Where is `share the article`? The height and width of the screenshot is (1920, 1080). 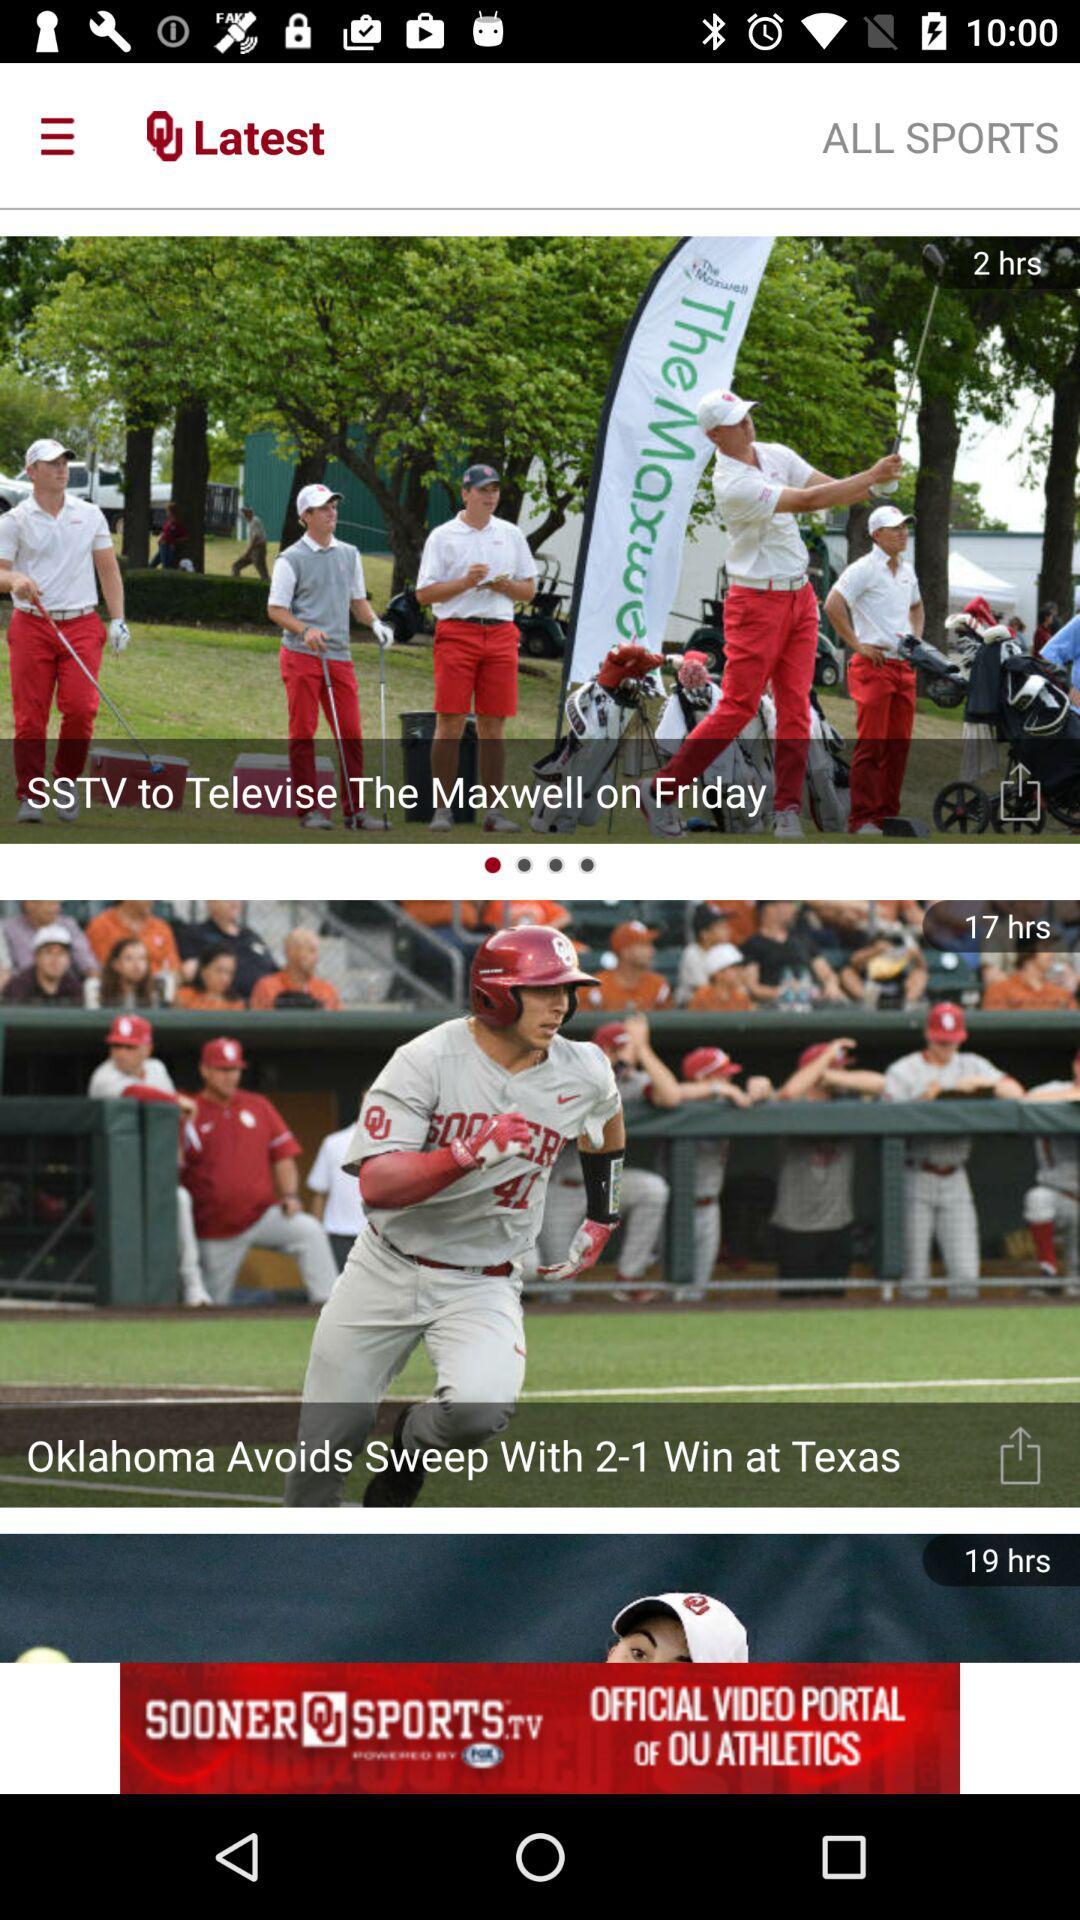 share the article is located at coordinates (1020, 1454).